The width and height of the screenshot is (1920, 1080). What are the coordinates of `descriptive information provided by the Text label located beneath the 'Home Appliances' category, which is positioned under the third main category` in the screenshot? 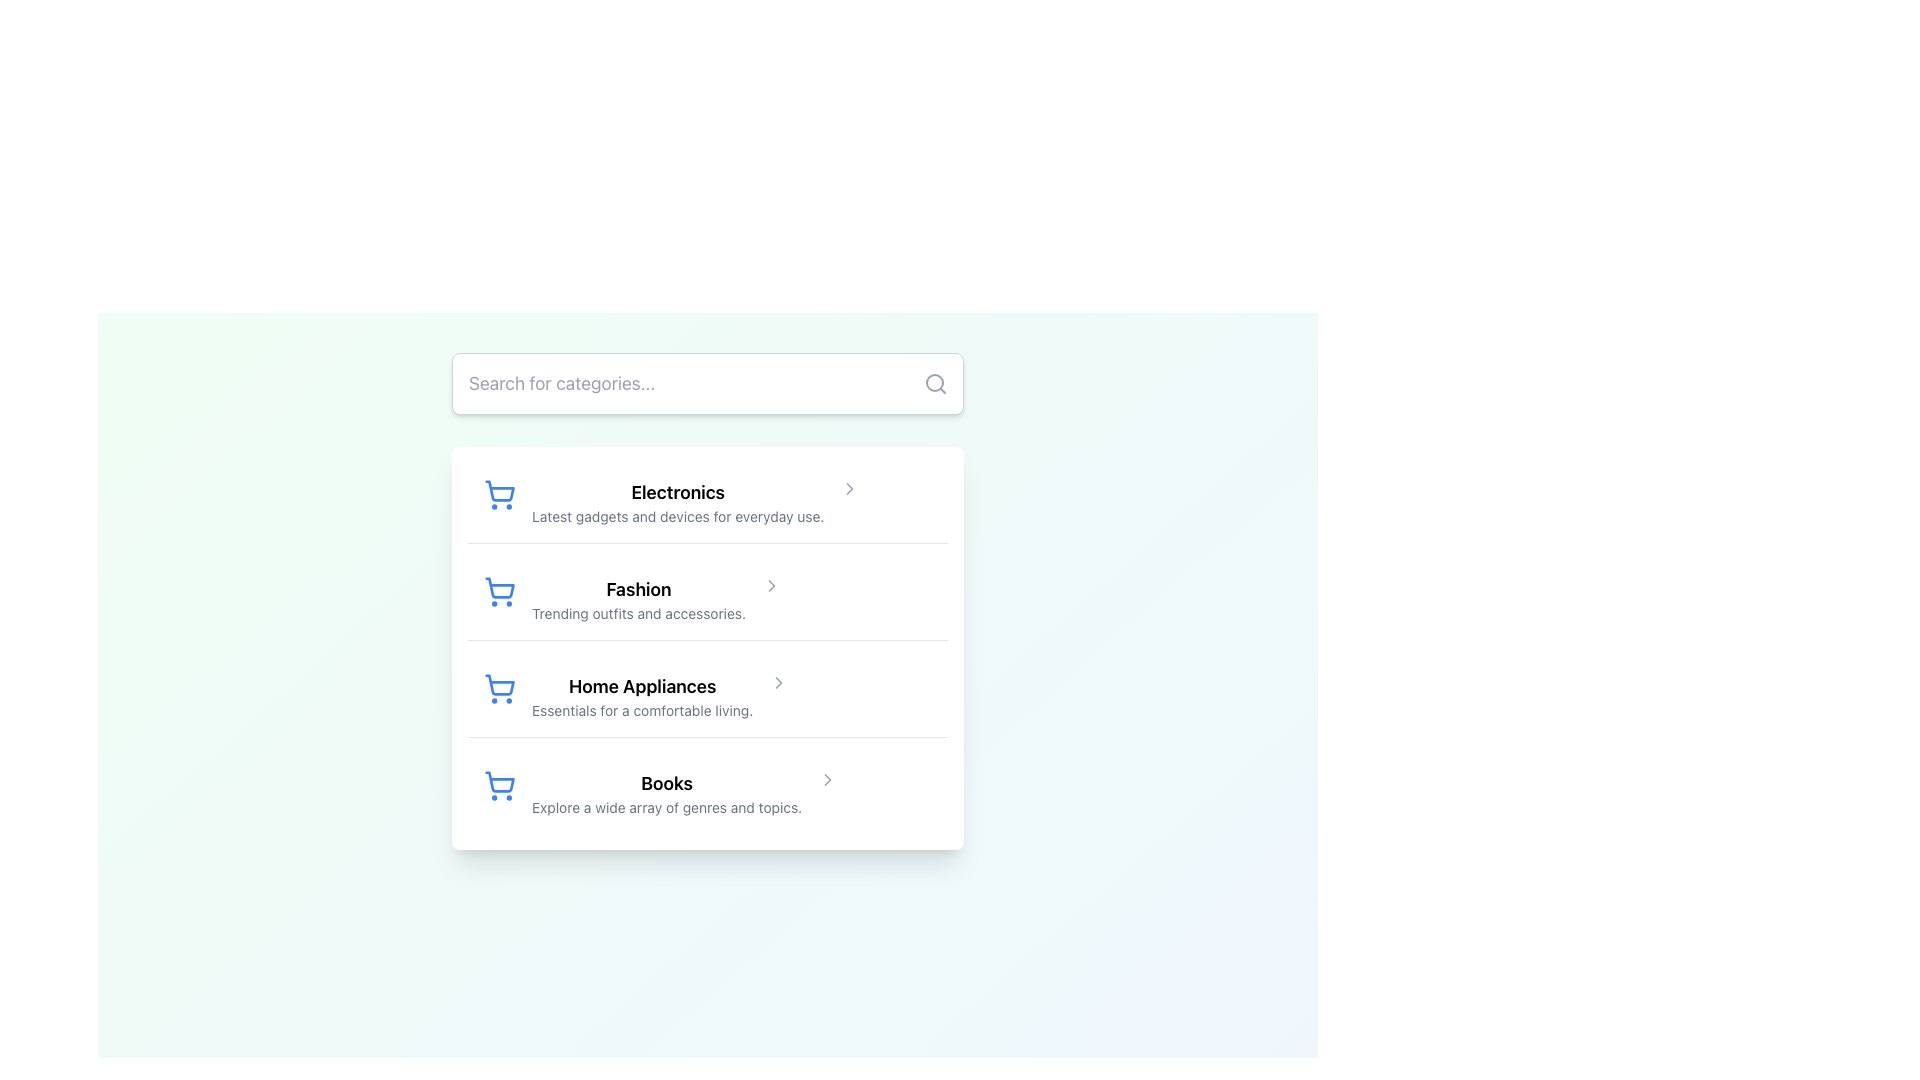 It's located at (642, 709).